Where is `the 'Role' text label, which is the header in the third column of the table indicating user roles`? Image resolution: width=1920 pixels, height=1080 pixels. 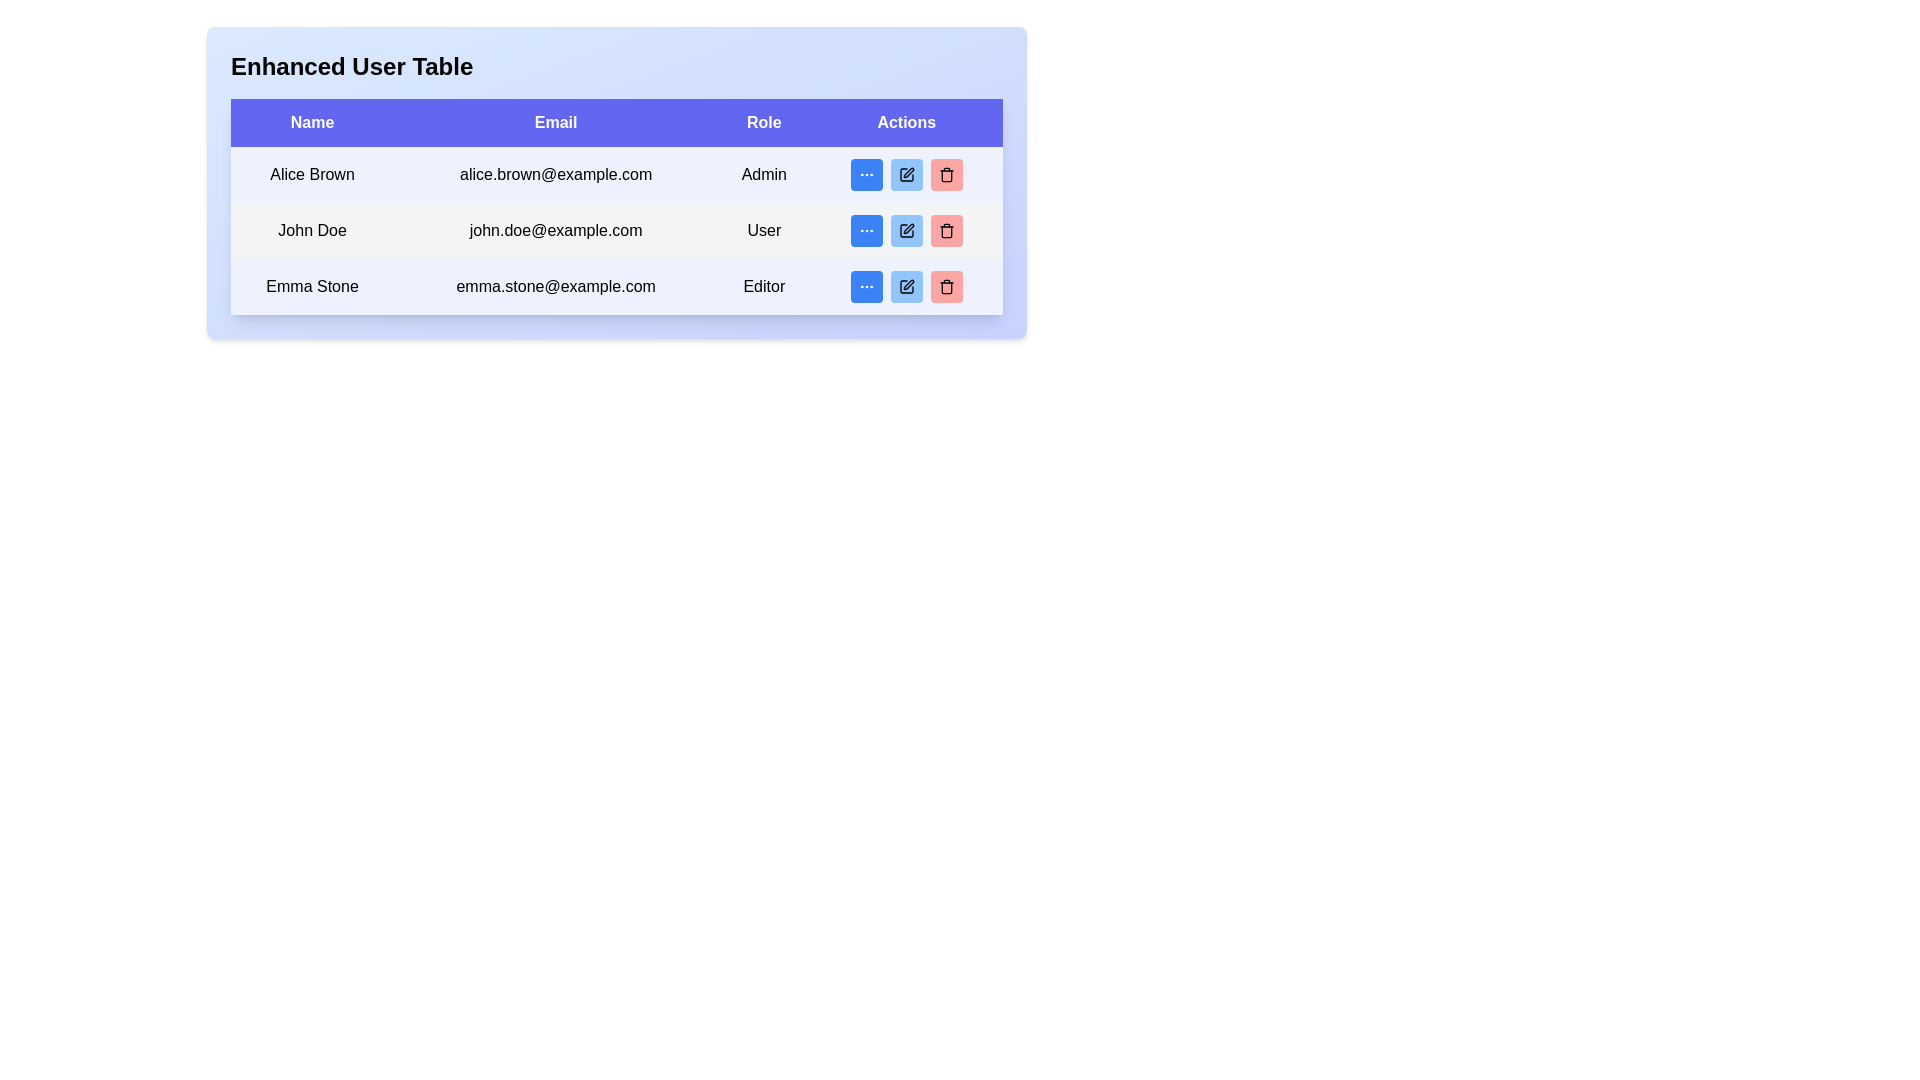 the 'Role' text label, which is the header in the third column of the table indicating user roles is located at coordinates (763, 123).